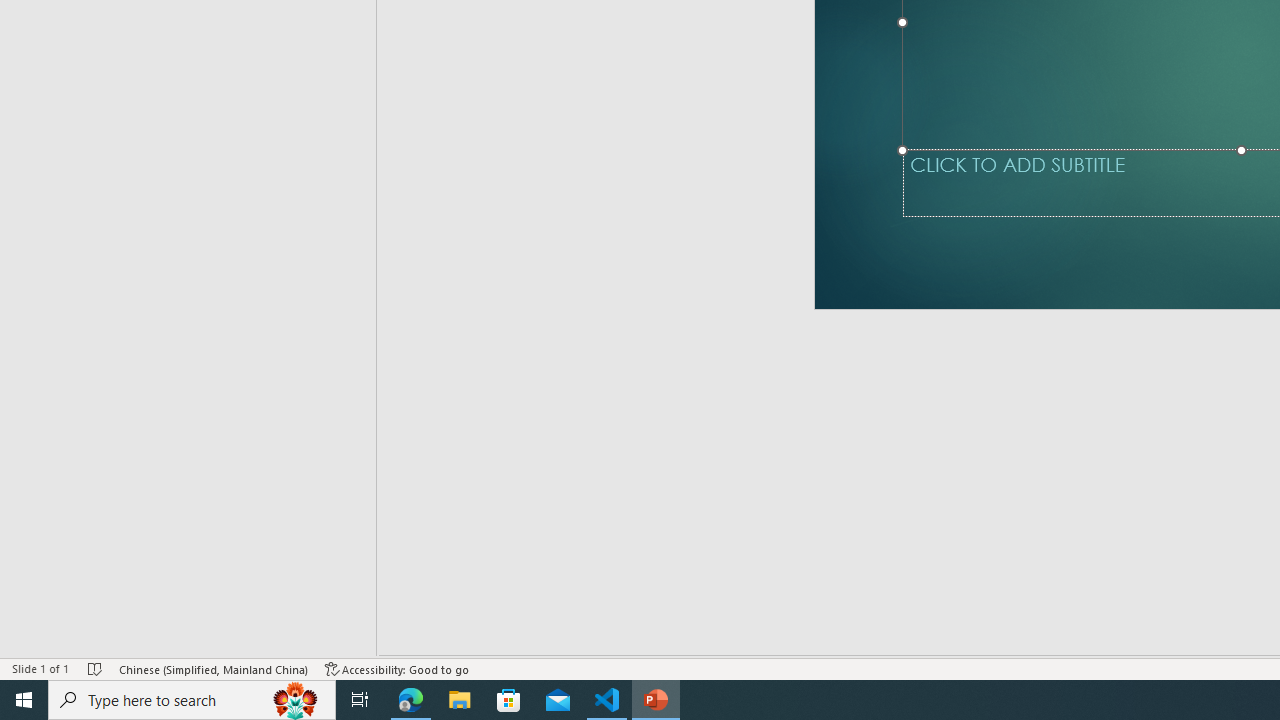  Describe the element at coordinates (509, 698) in the screenshot. I see `'Microsoft Store'` at that location.